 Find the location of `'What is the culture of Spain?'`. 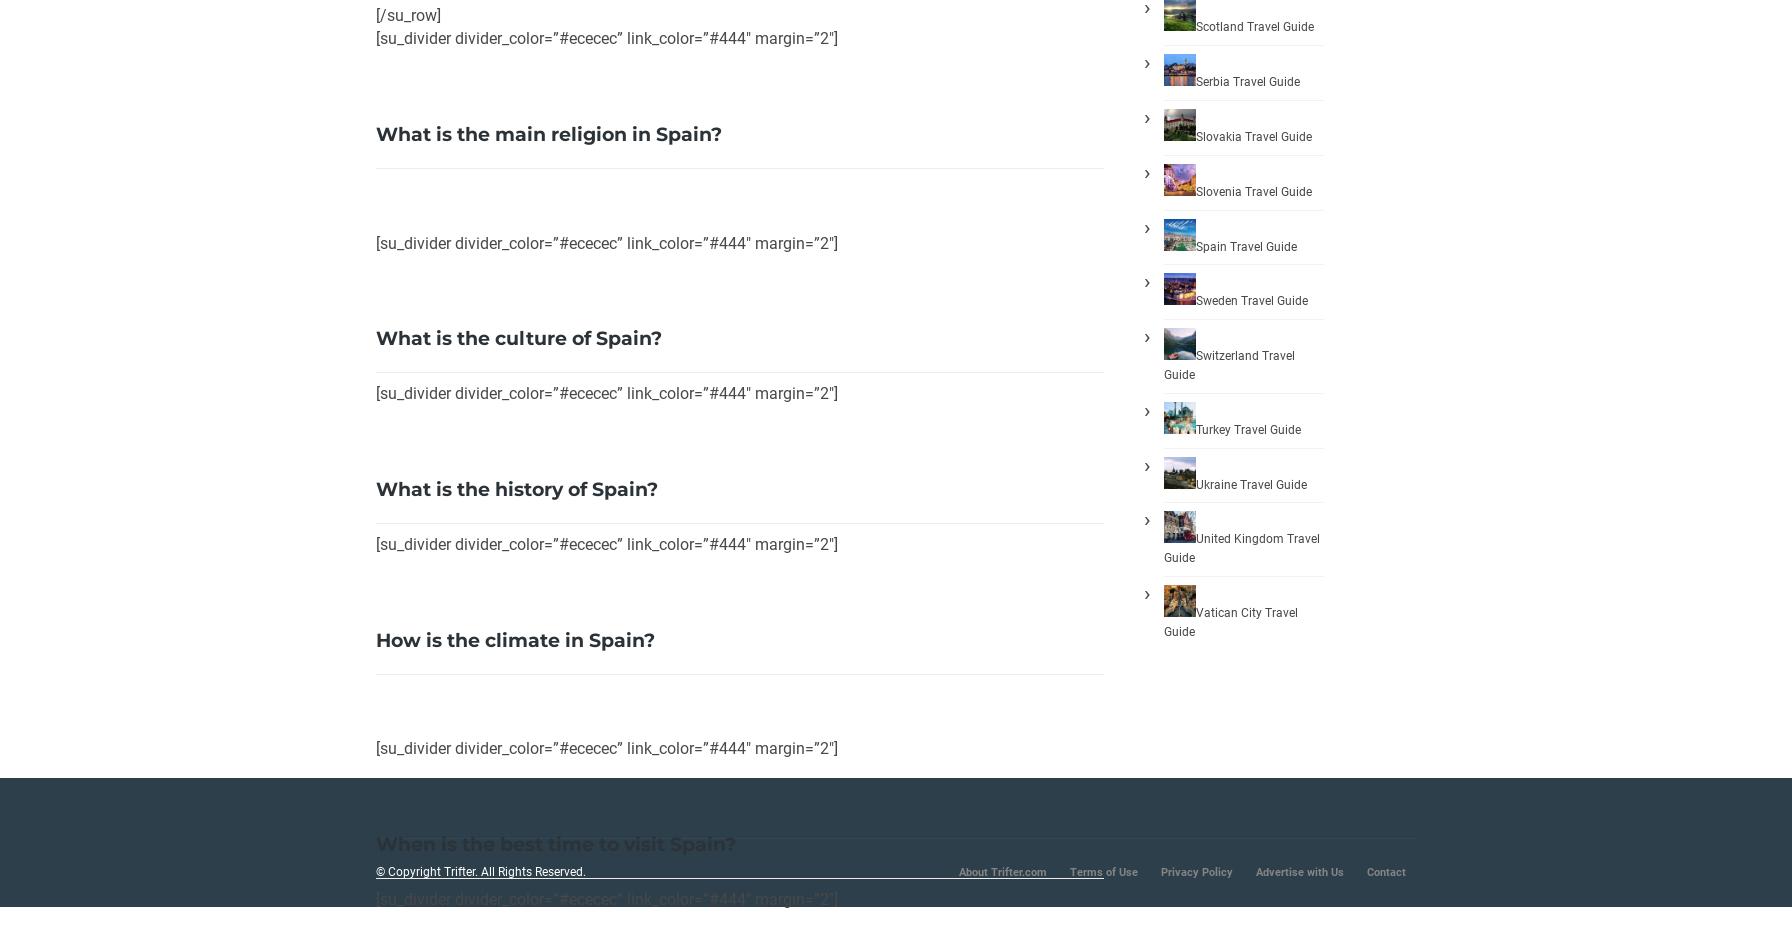

'What is the culture of Spain?' is located at coordinates (518, 337).